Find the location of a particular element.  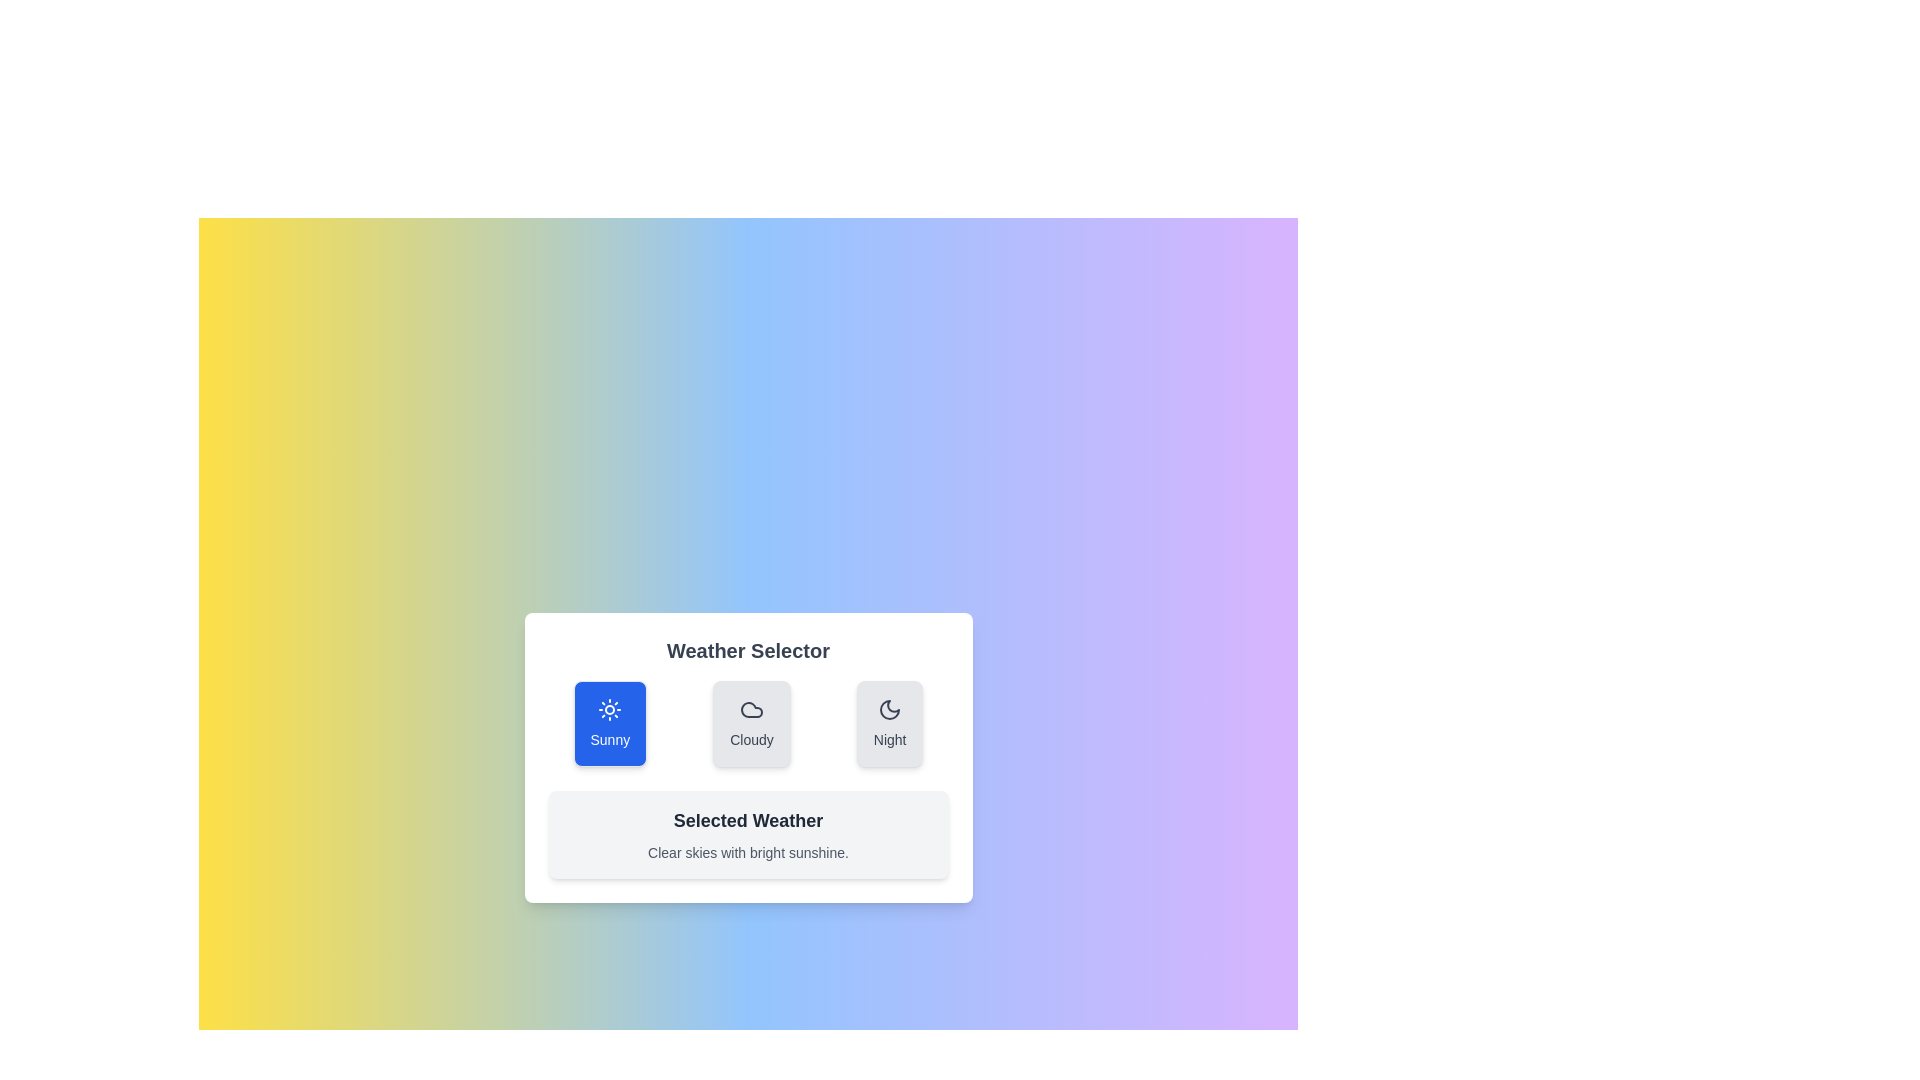

the 'Cloudy' weather option icon, which visually represents the 'Cloudy' weather and is centrally aligned between 'Sunny' and 'Night' options is located at coordinates (751, 708).